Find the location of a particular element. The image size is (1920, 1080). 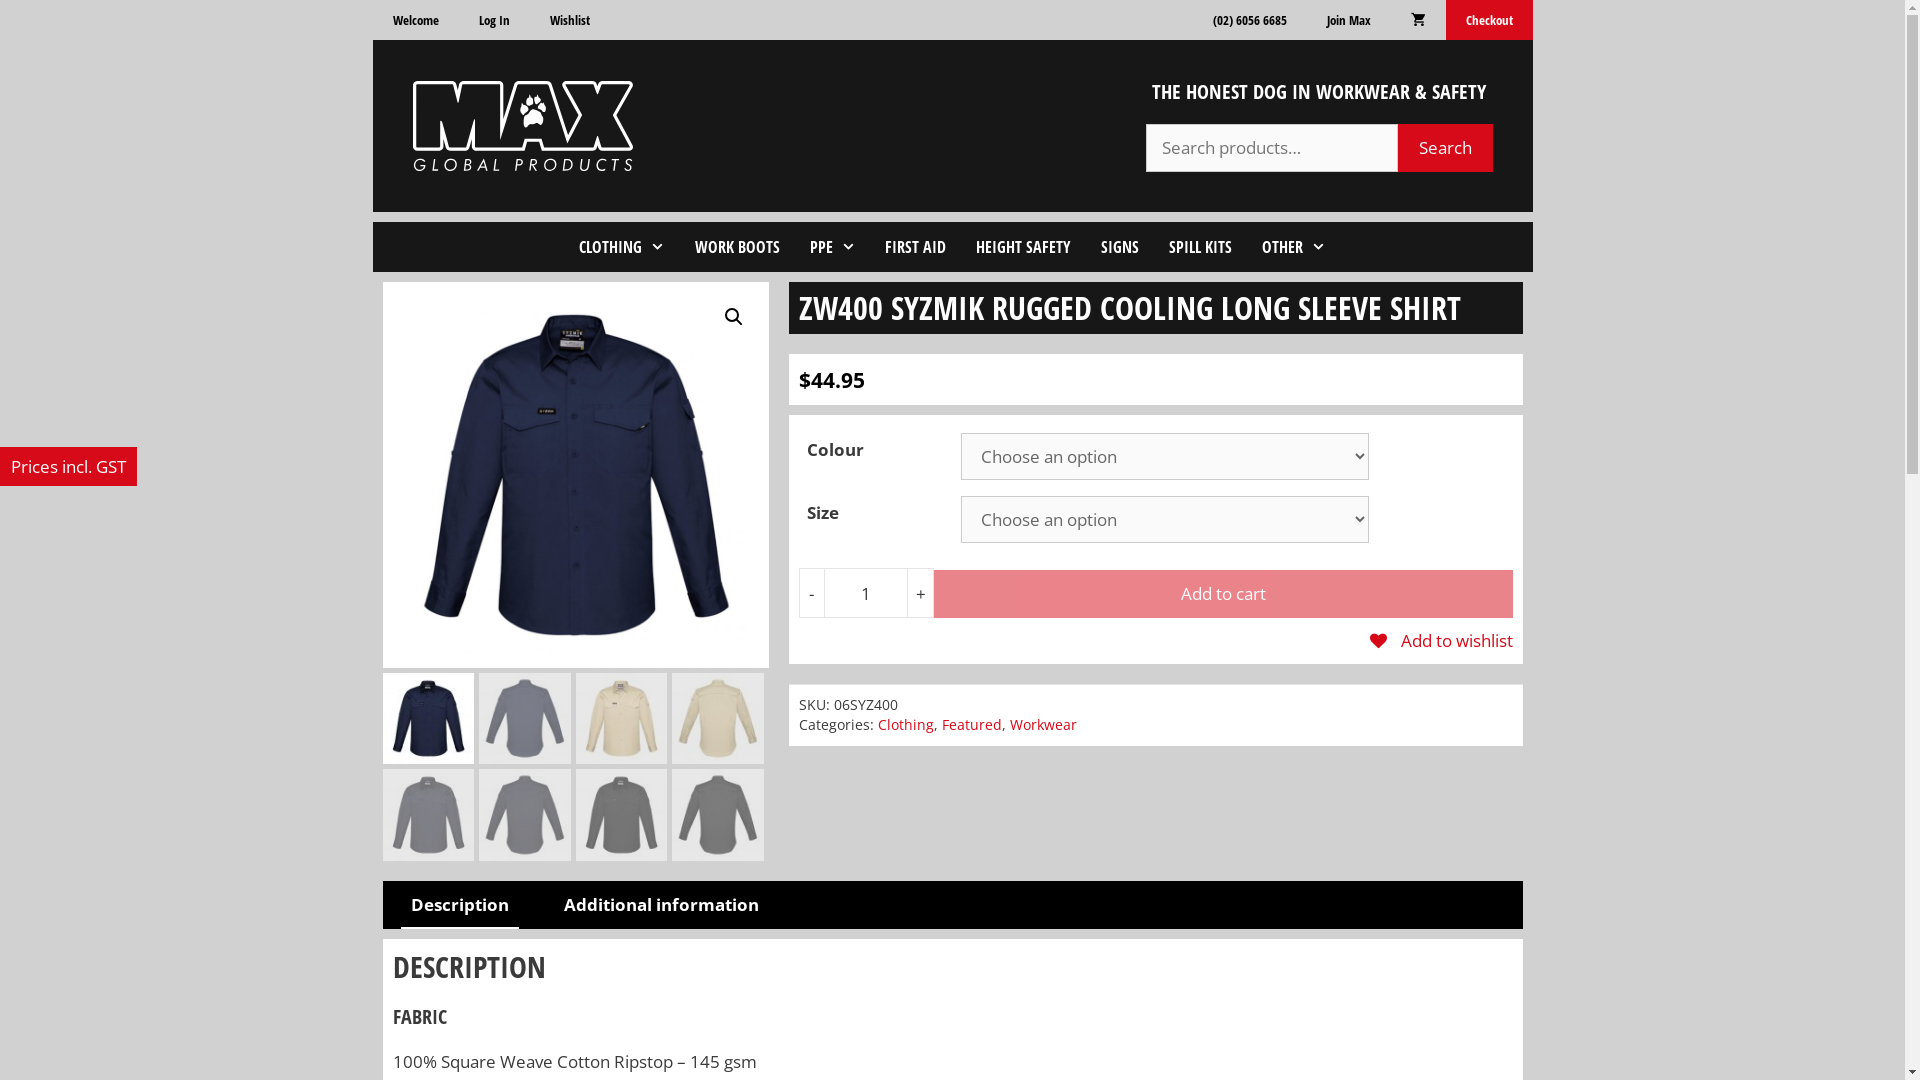

'Wishlist' is located at coordinates (569, 19).